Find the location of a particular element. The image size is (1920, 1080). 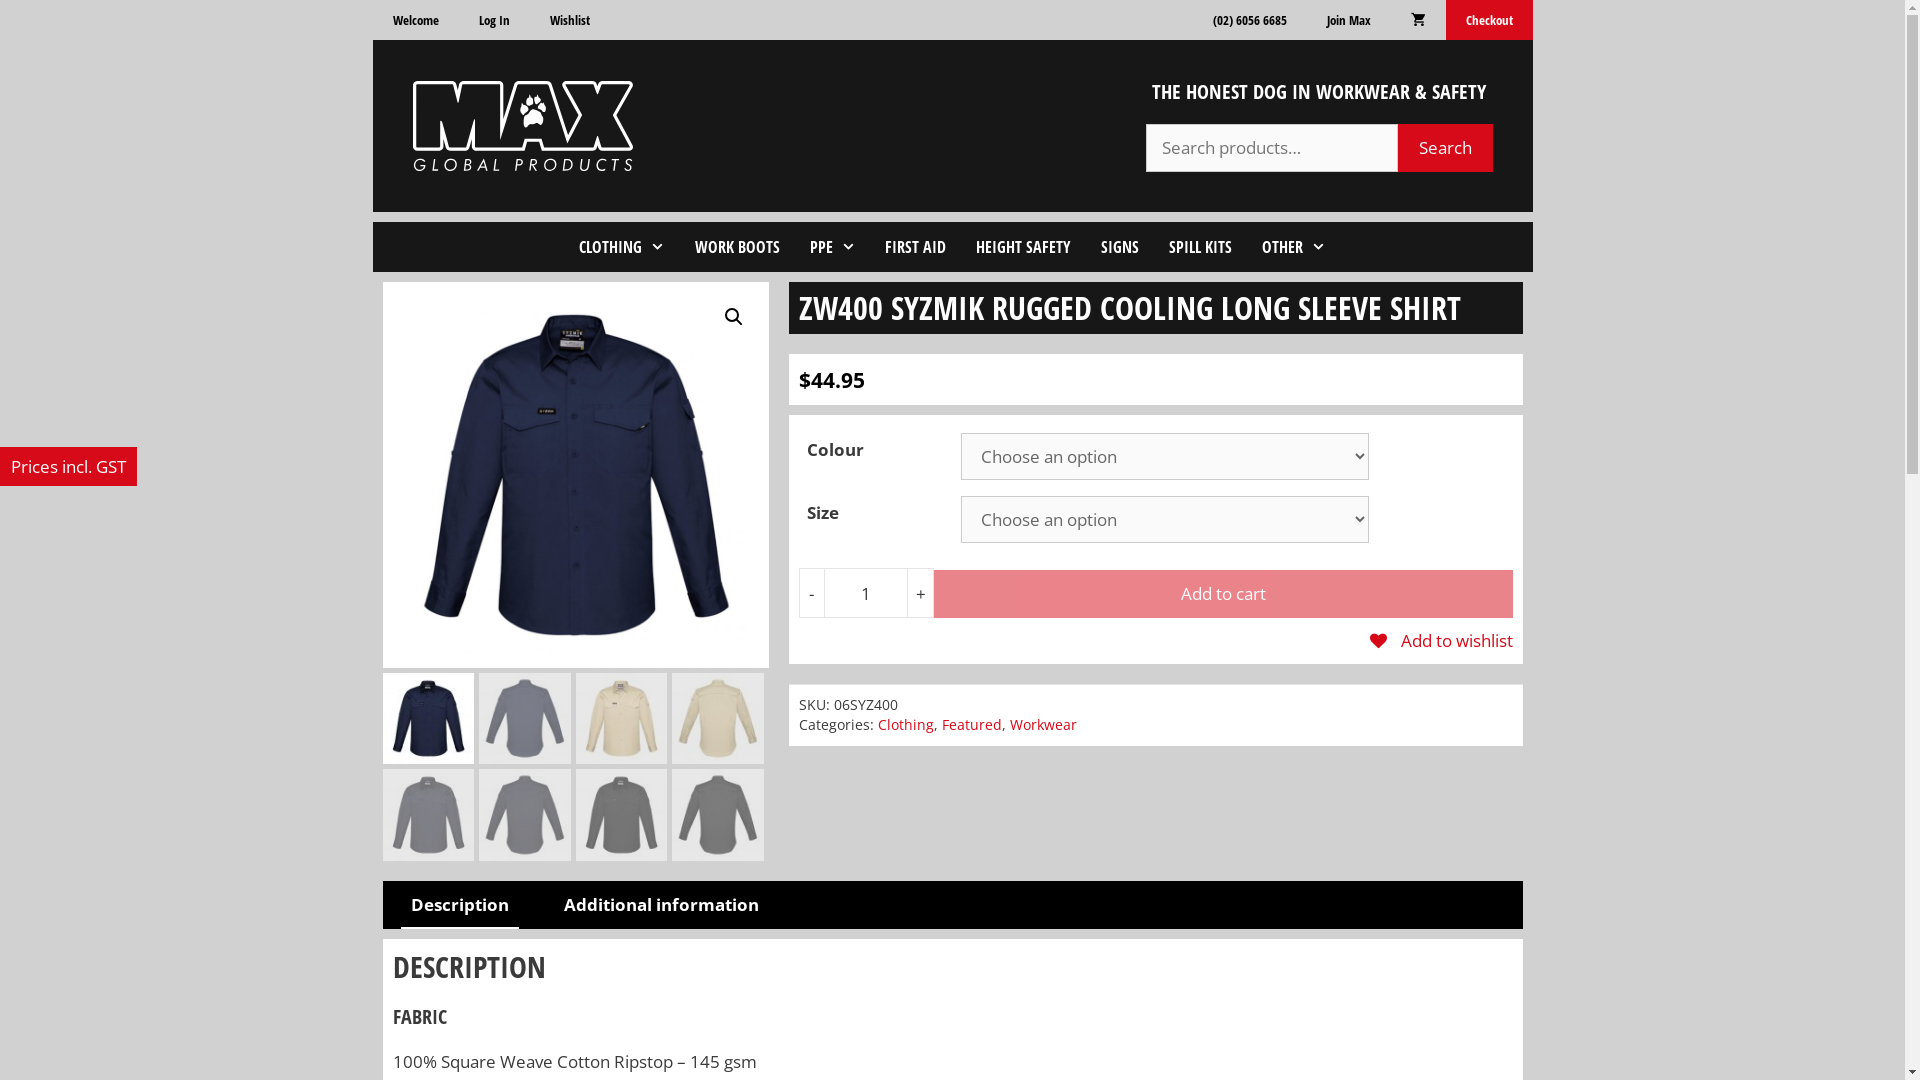

'Wishlist' is located at coordinates (569, 19).